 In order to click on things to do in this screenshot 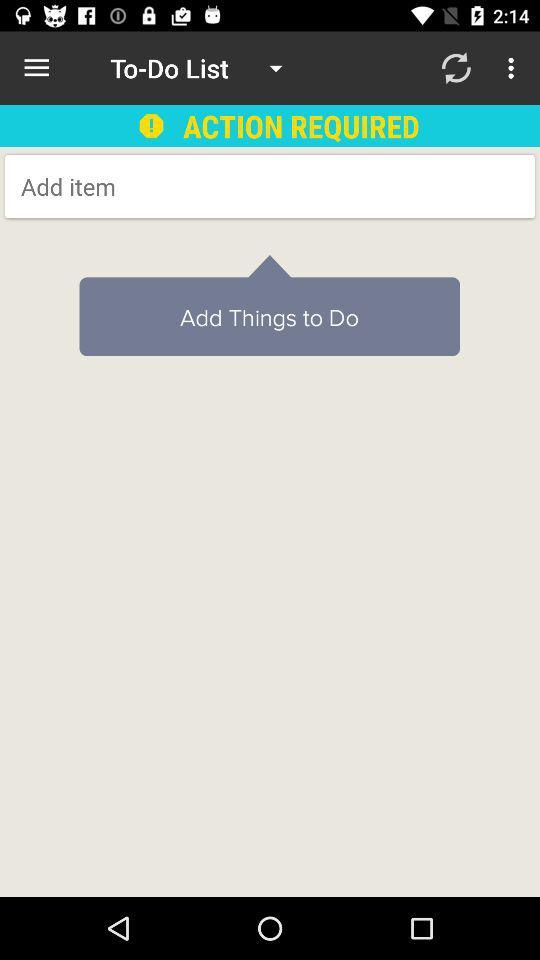, I will do `click(181, 186)`.